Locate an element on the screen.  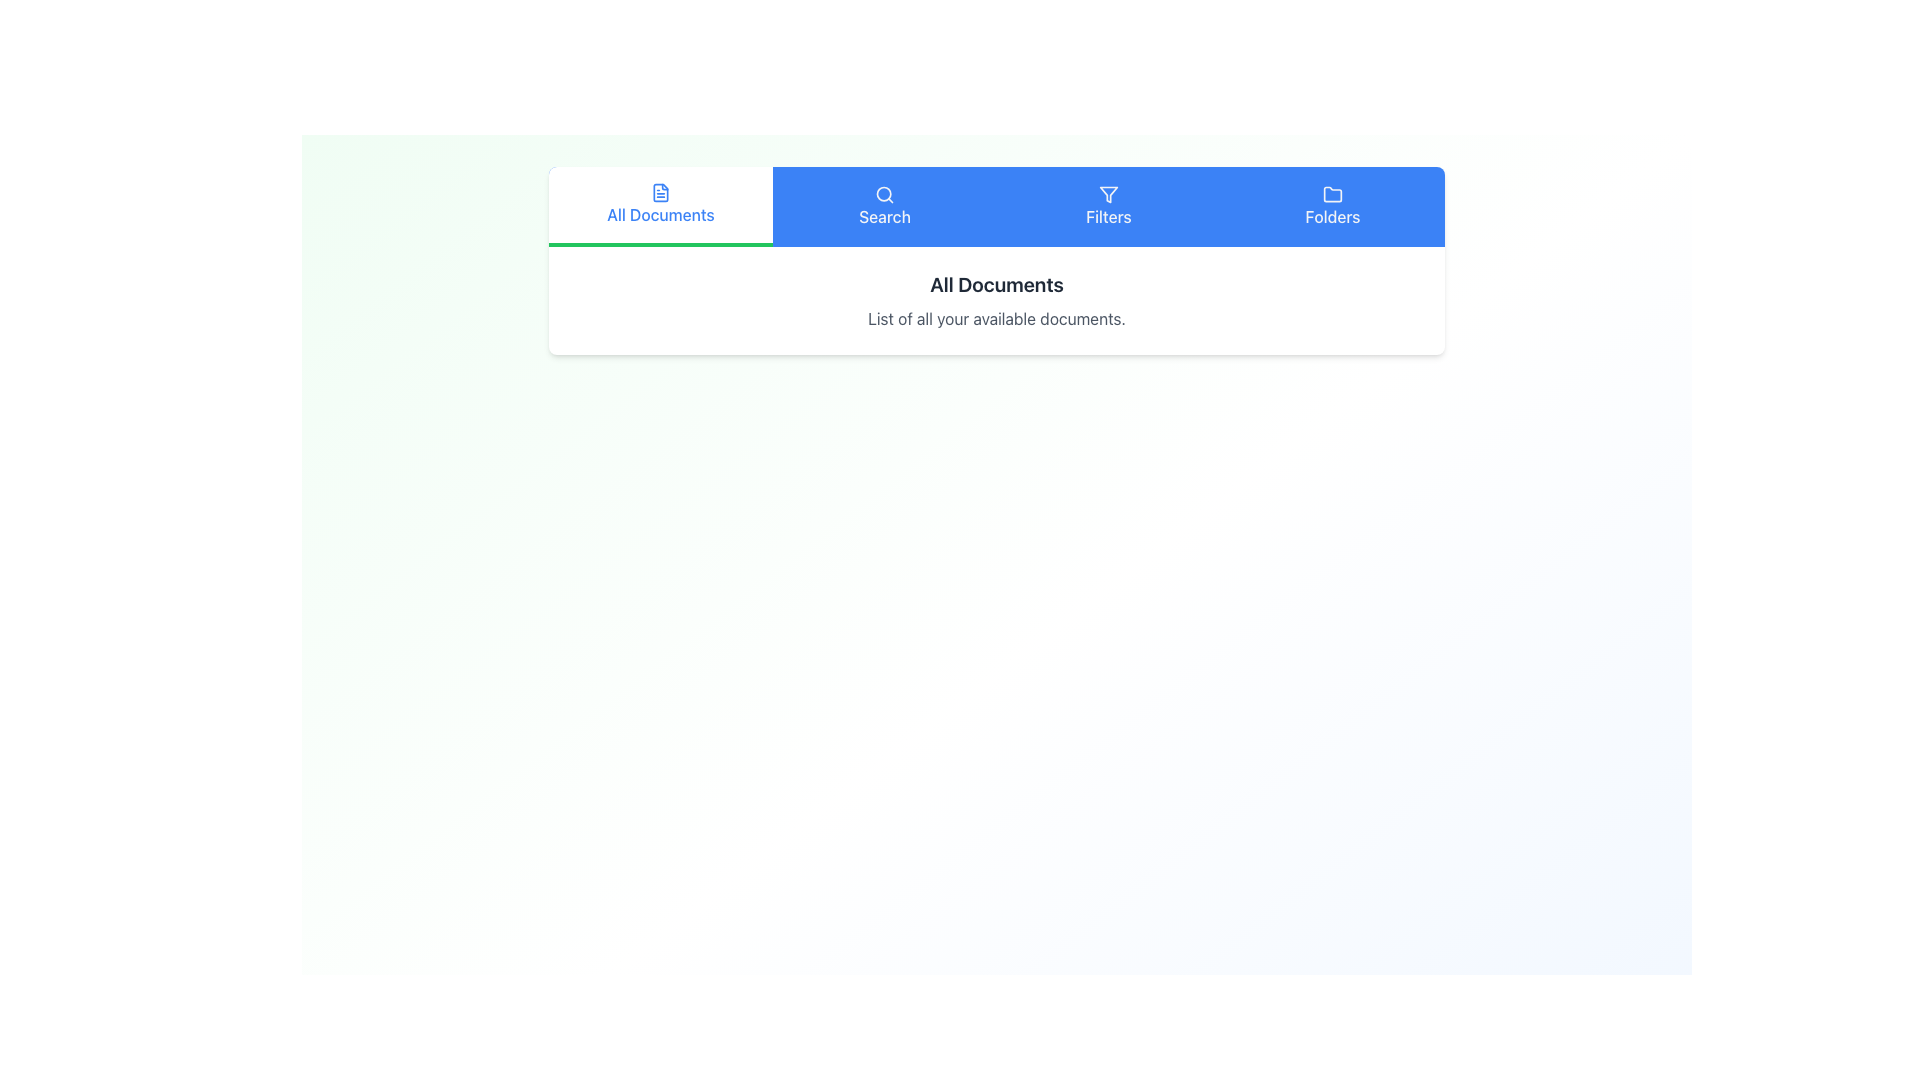
the text label that reads 'Filters', which is styled in white text on a blue background and is part of the navigation toolbar is located at coordinates (1107, 216).